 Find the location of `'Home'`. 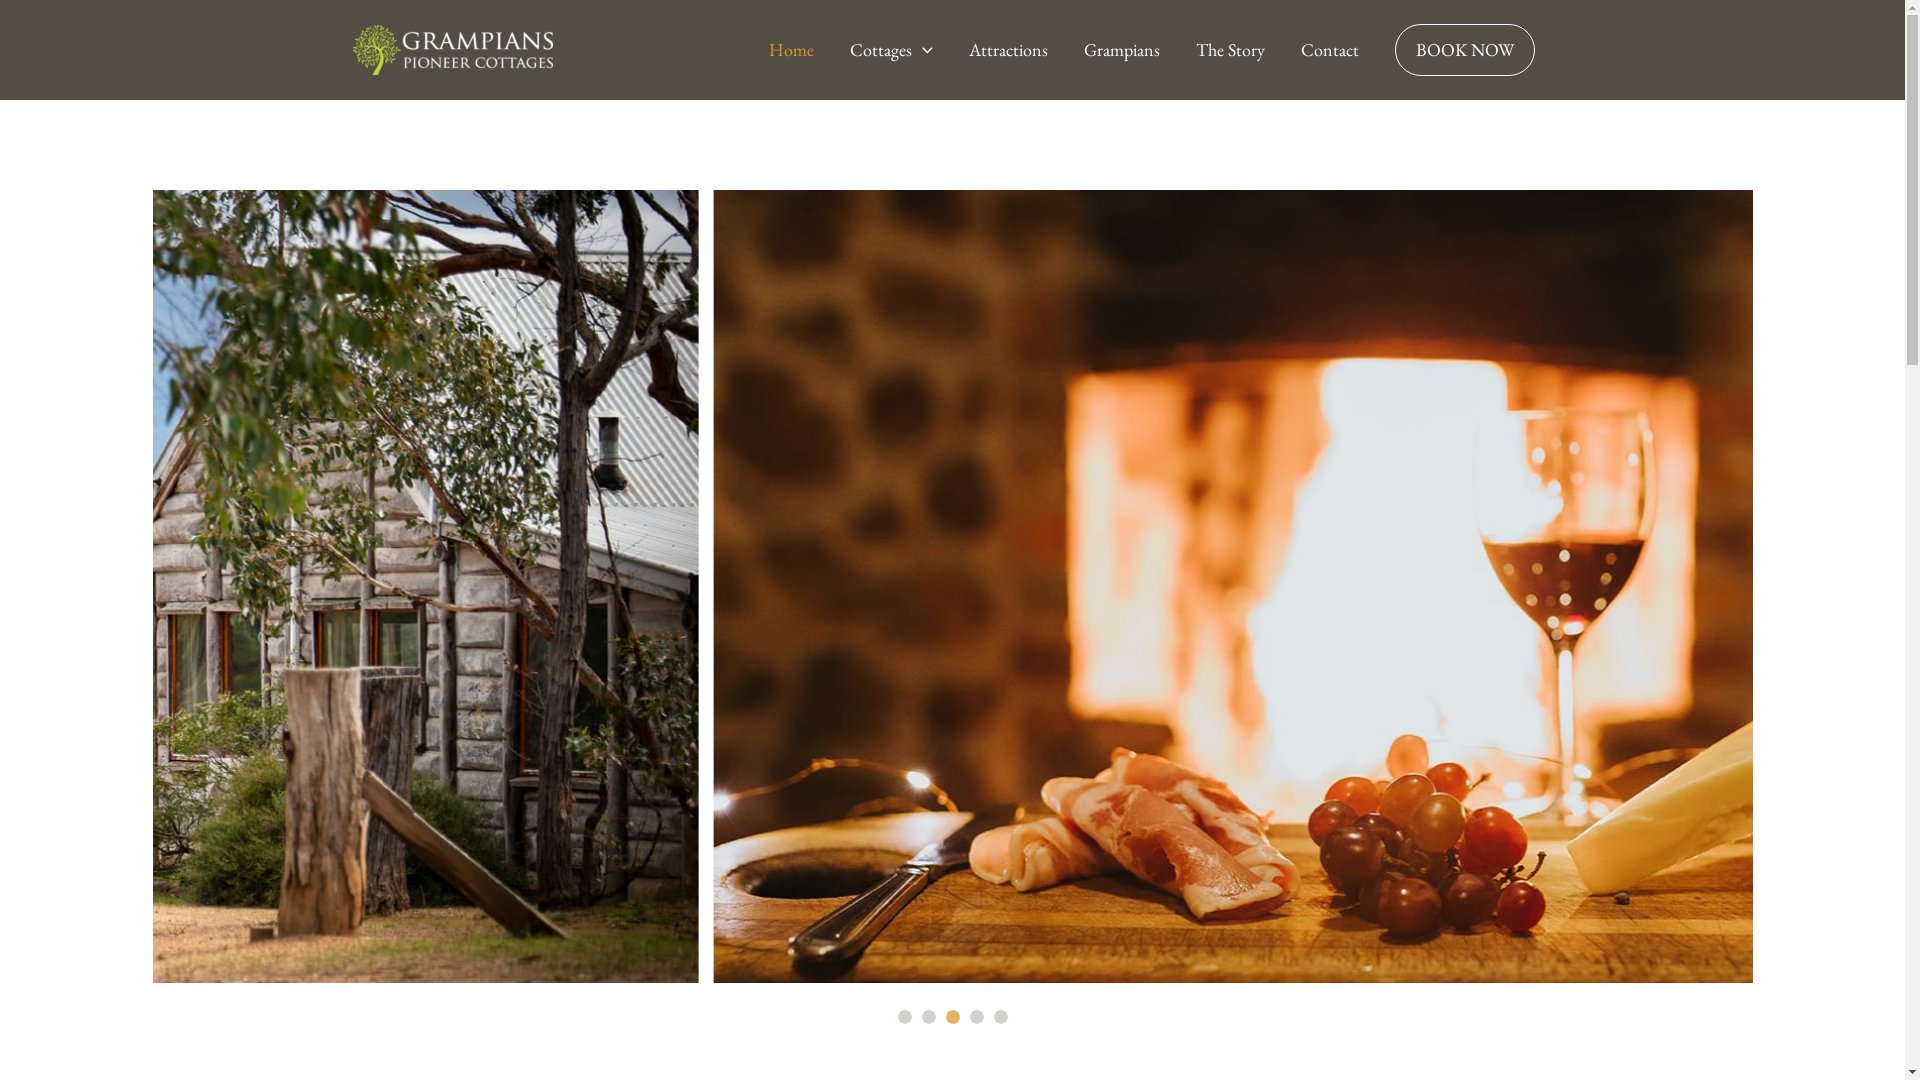

'Home' is located at coordinates (749, 49).